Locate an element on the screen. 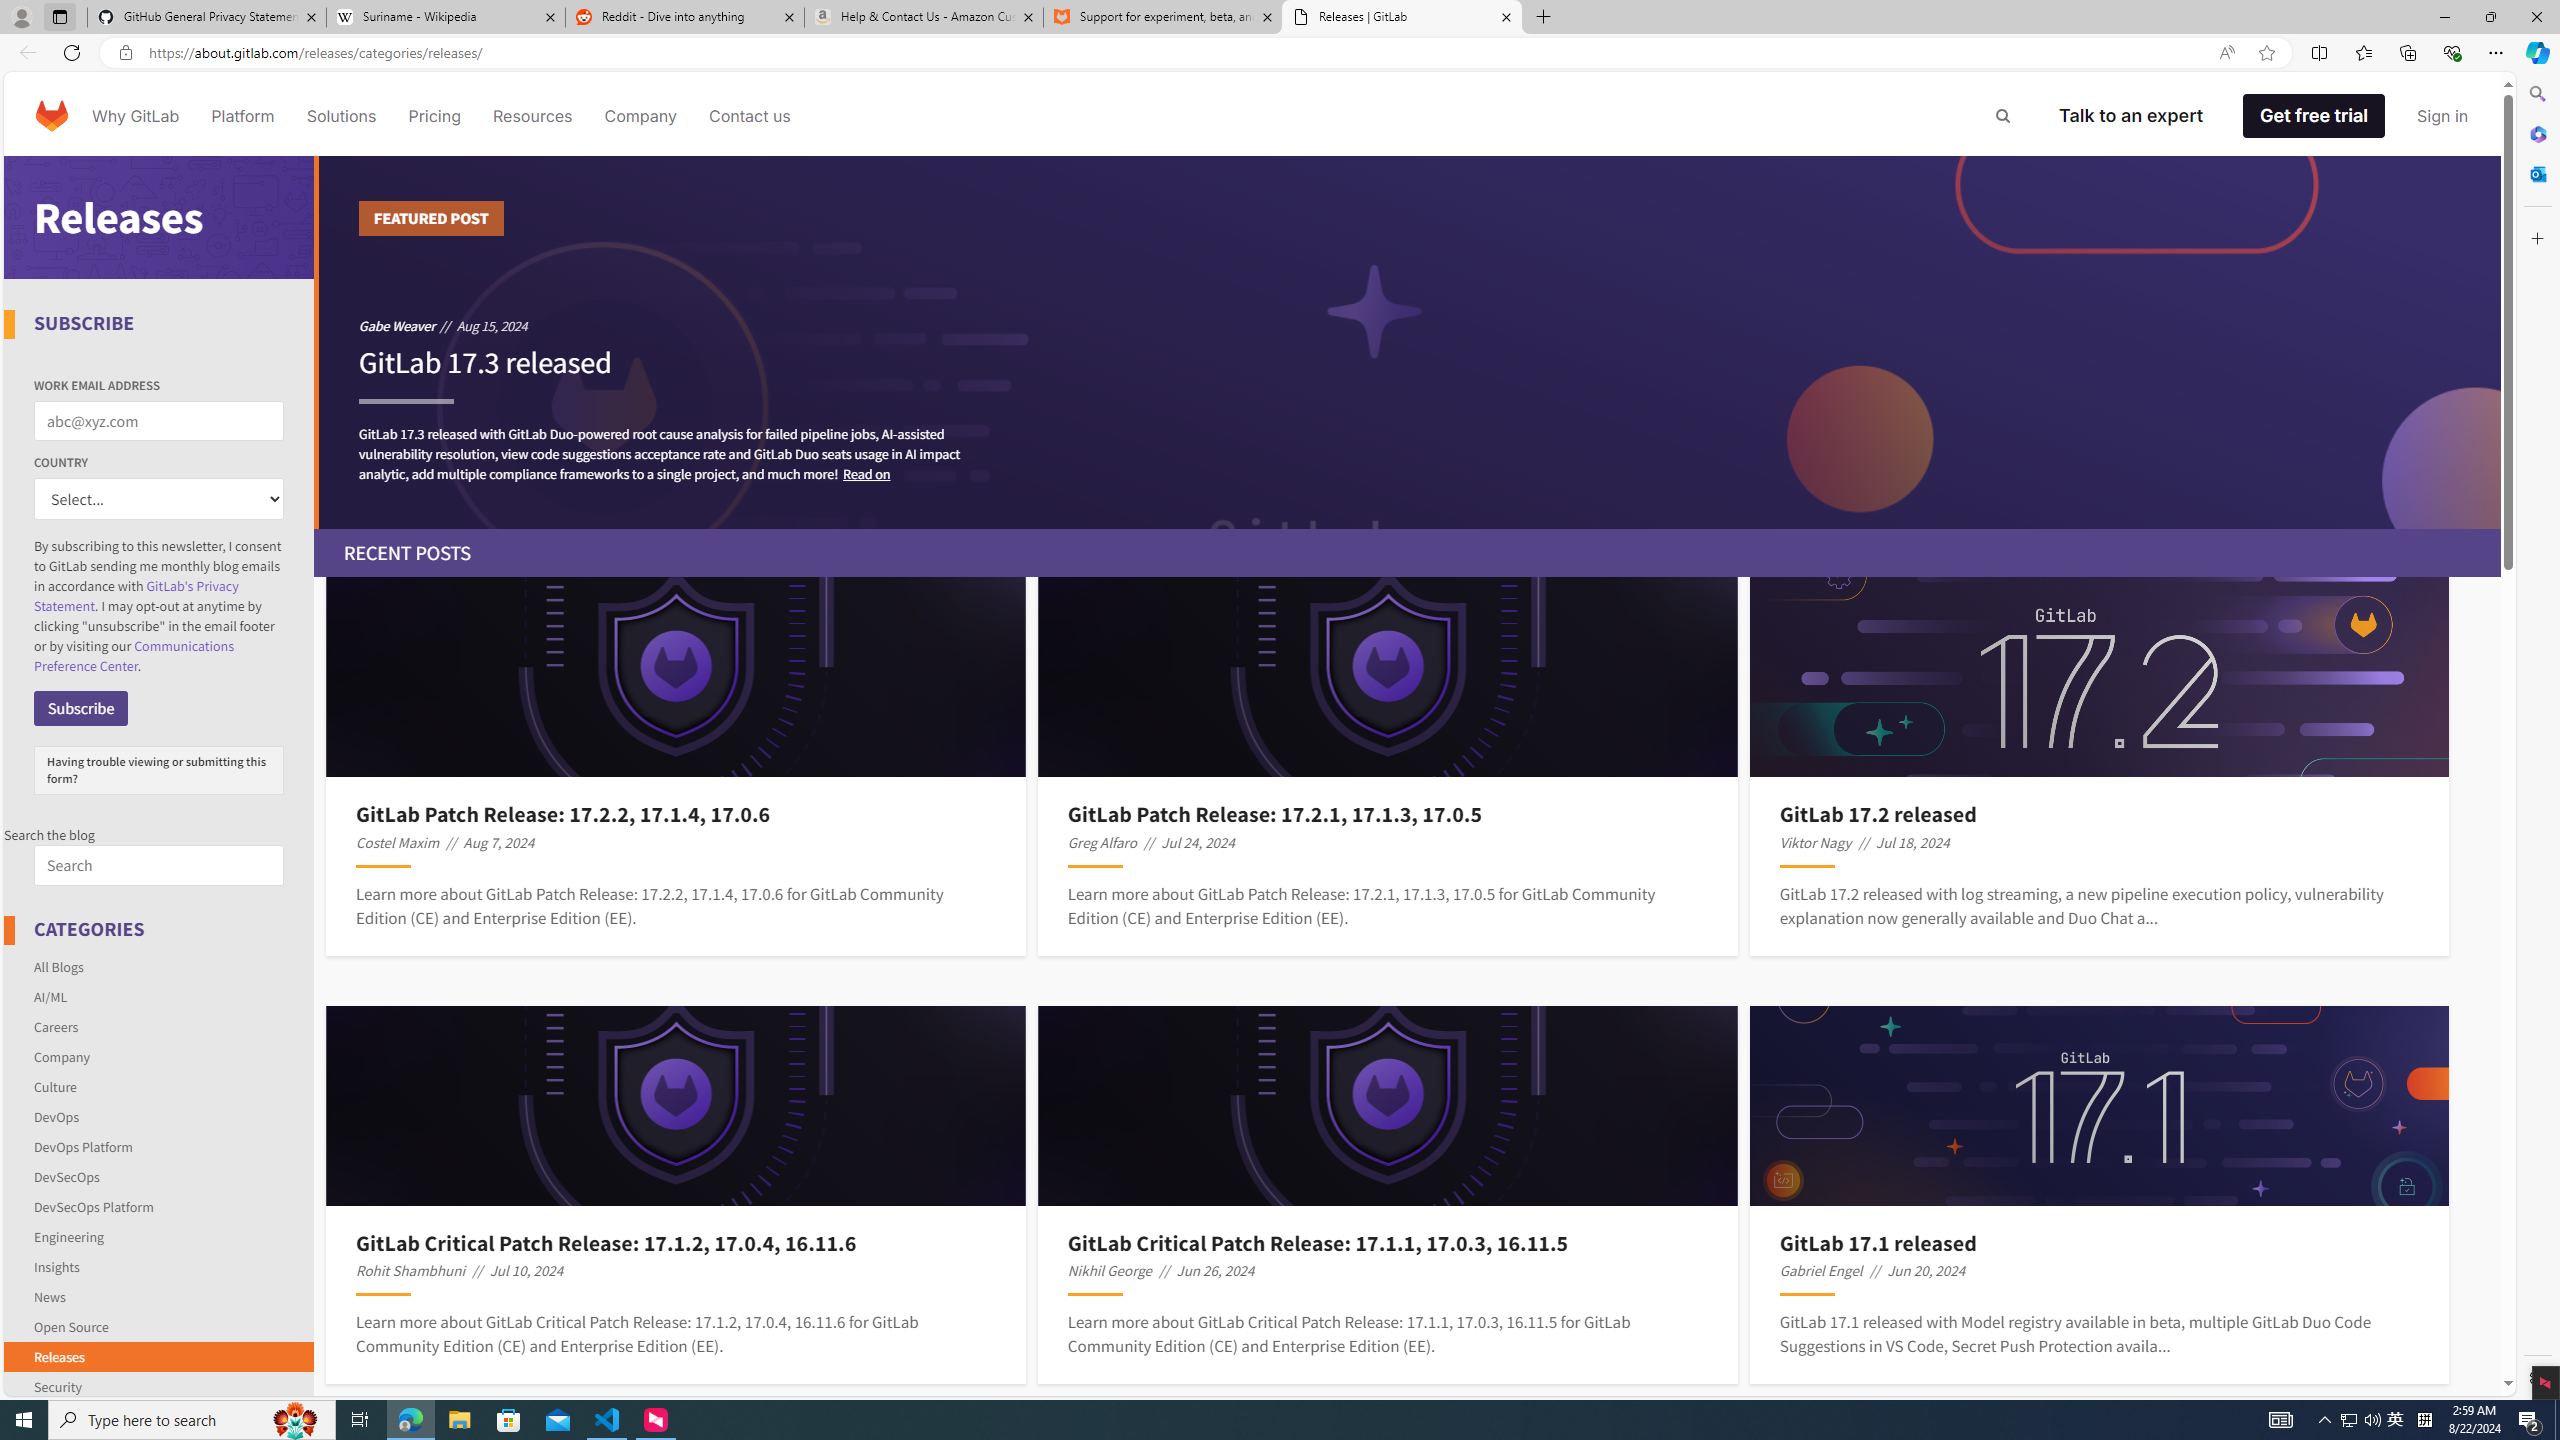  'GitLab Critical Patch Release: 17.1.1, 17.0.3, 16.11.5' is located at coordinates (1386, 1241).